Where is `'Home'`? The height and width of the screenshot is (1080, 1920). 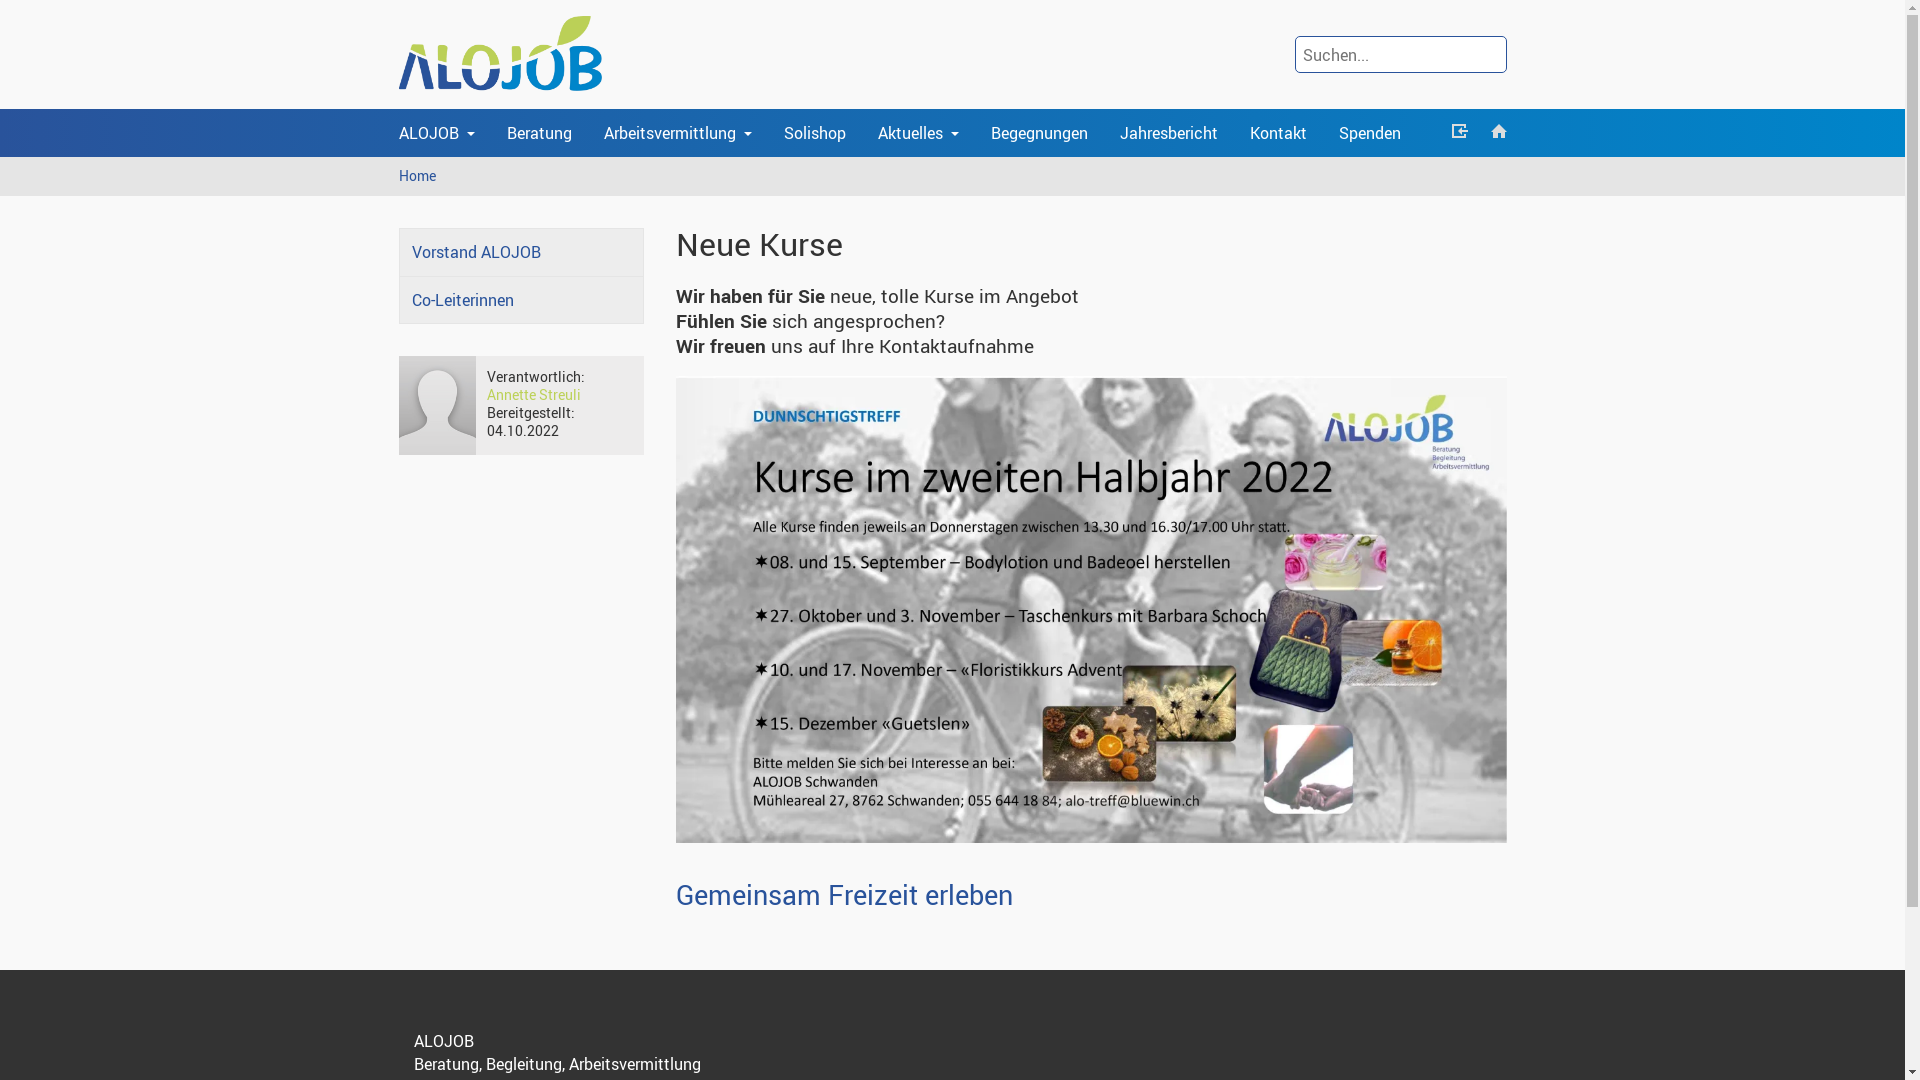 'Home' is located at coordinates (417, 175).